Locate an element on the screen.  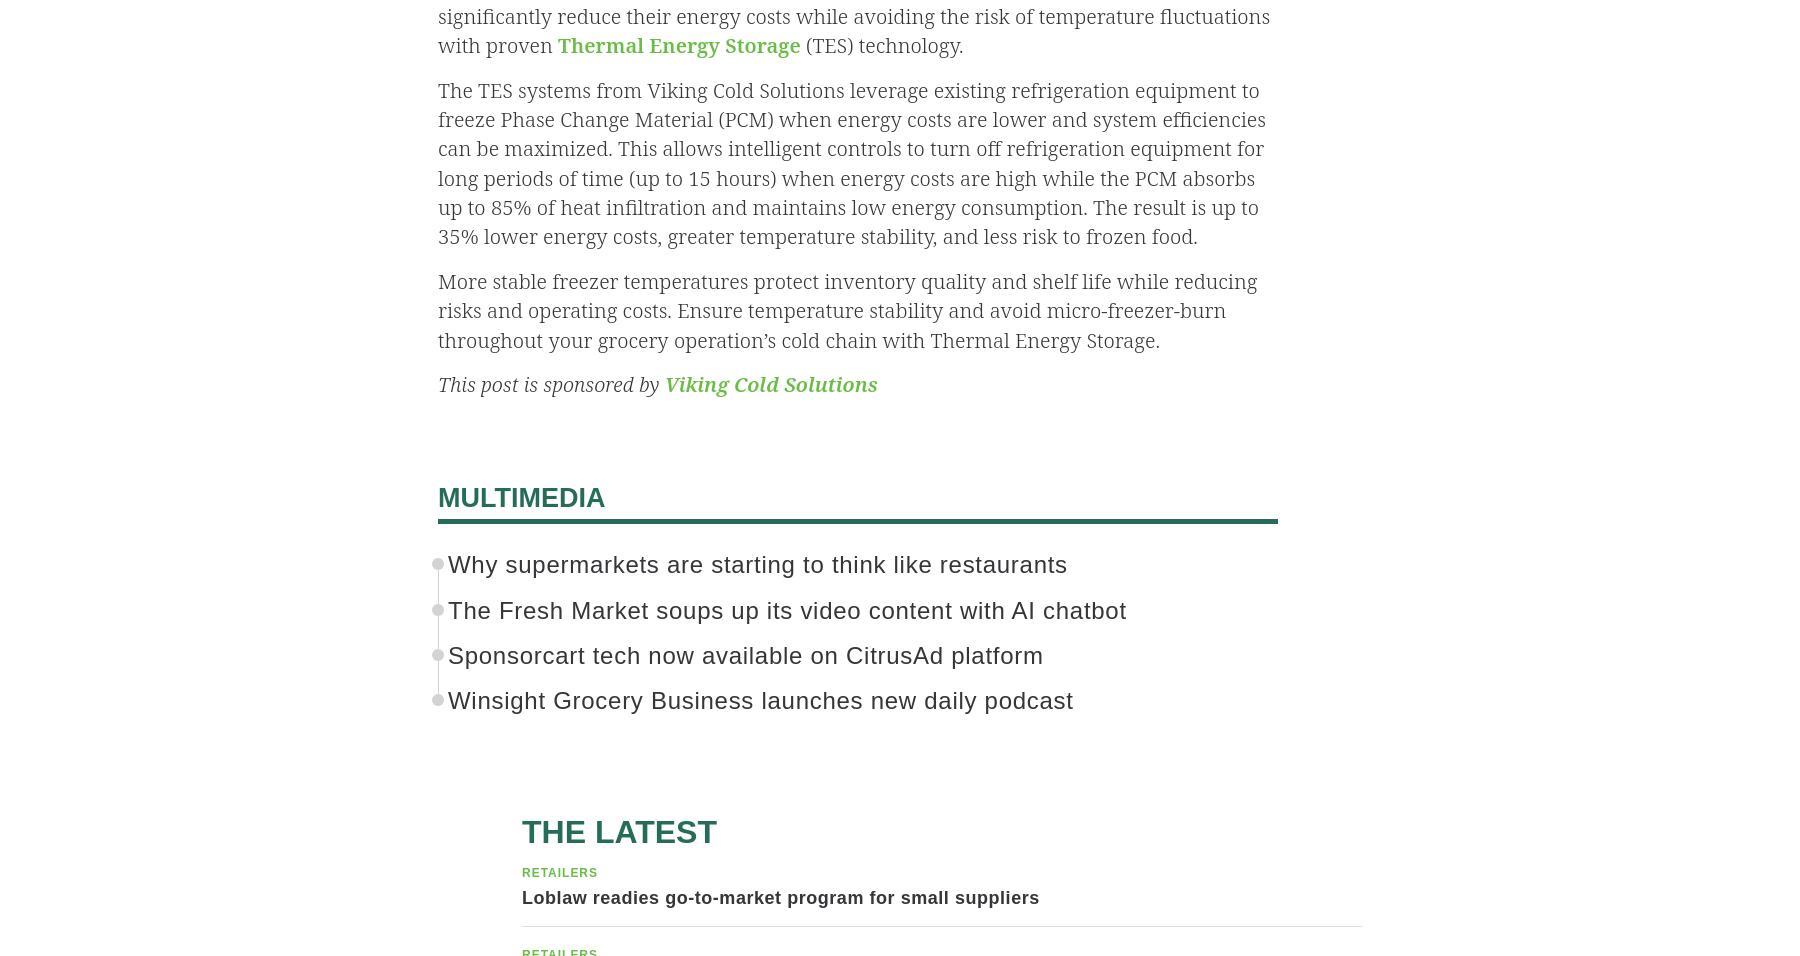
'The Fresh Market soups up its video content with AI chatbot' is located at coordinates (448, 609).